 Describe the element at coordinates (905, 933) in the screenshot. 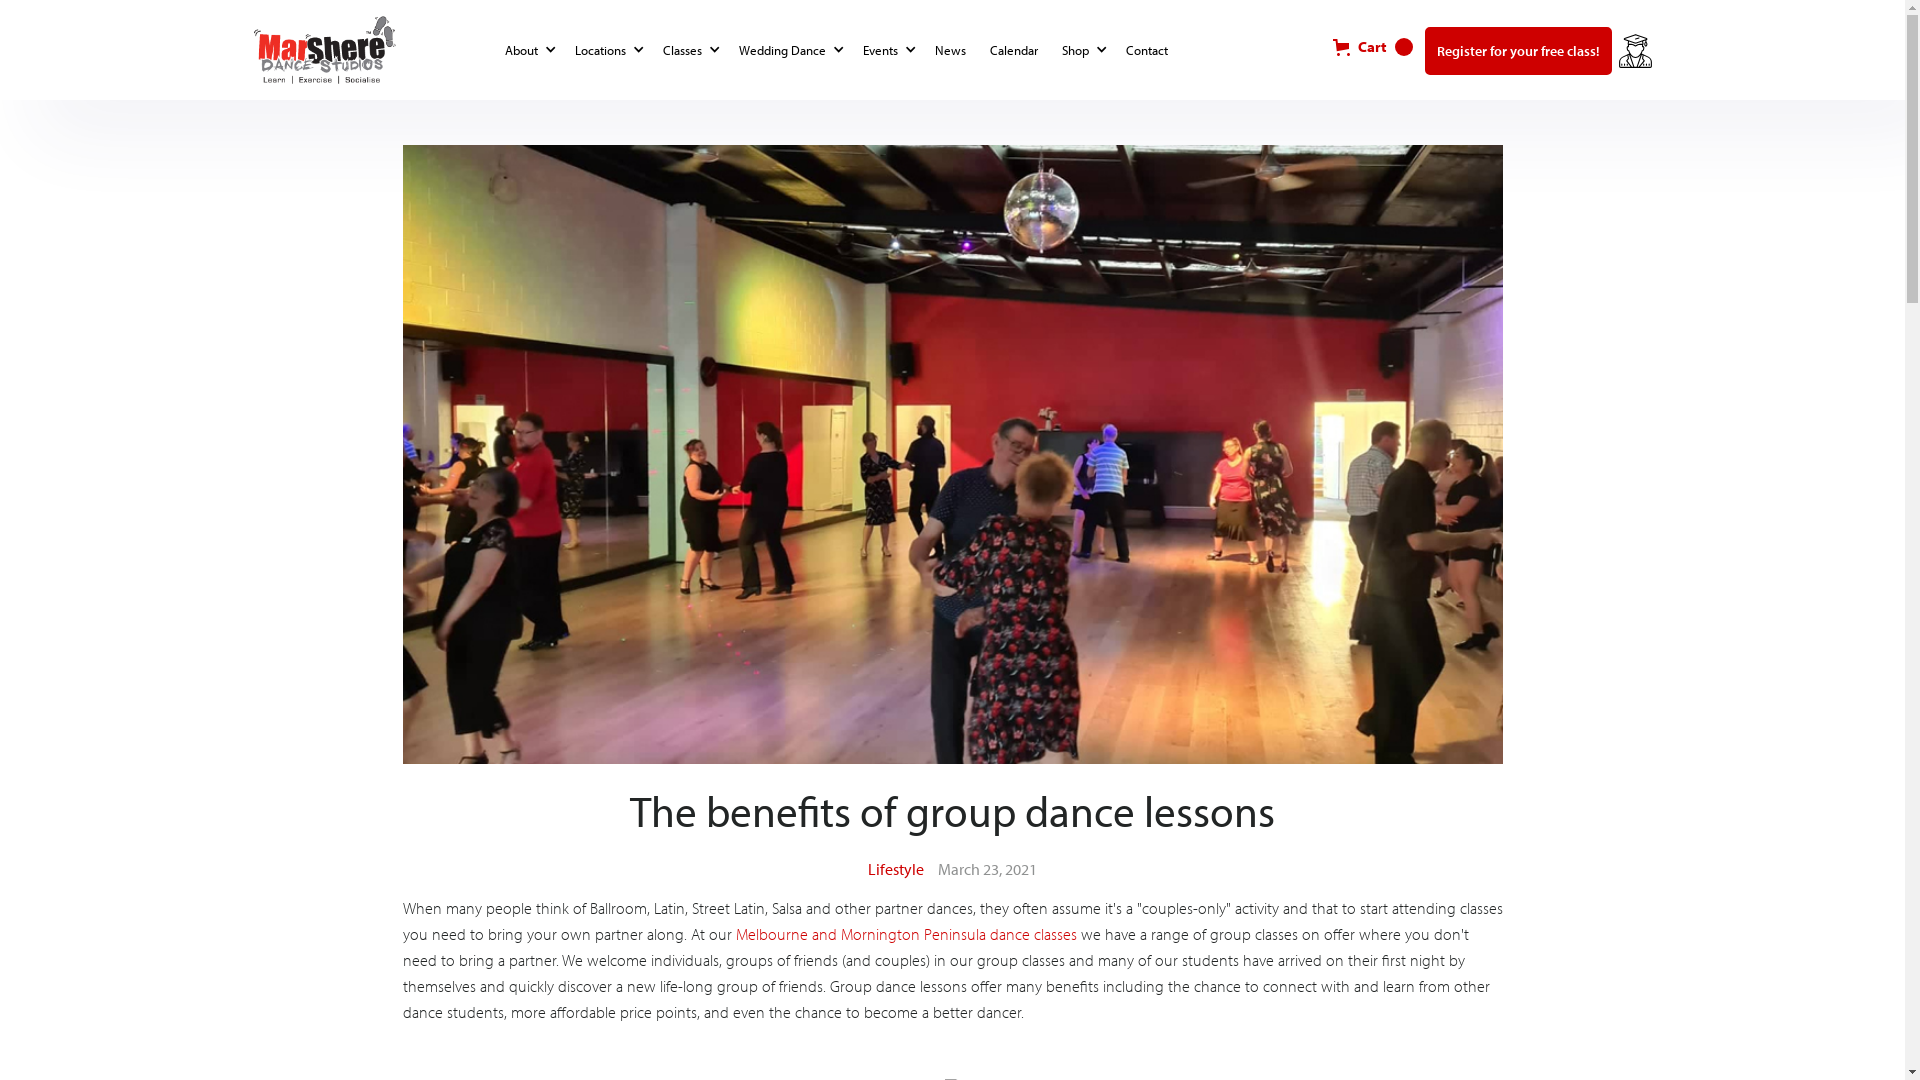

I see `'Melbourne and Mornington Peninsula dance classes'` at that location.